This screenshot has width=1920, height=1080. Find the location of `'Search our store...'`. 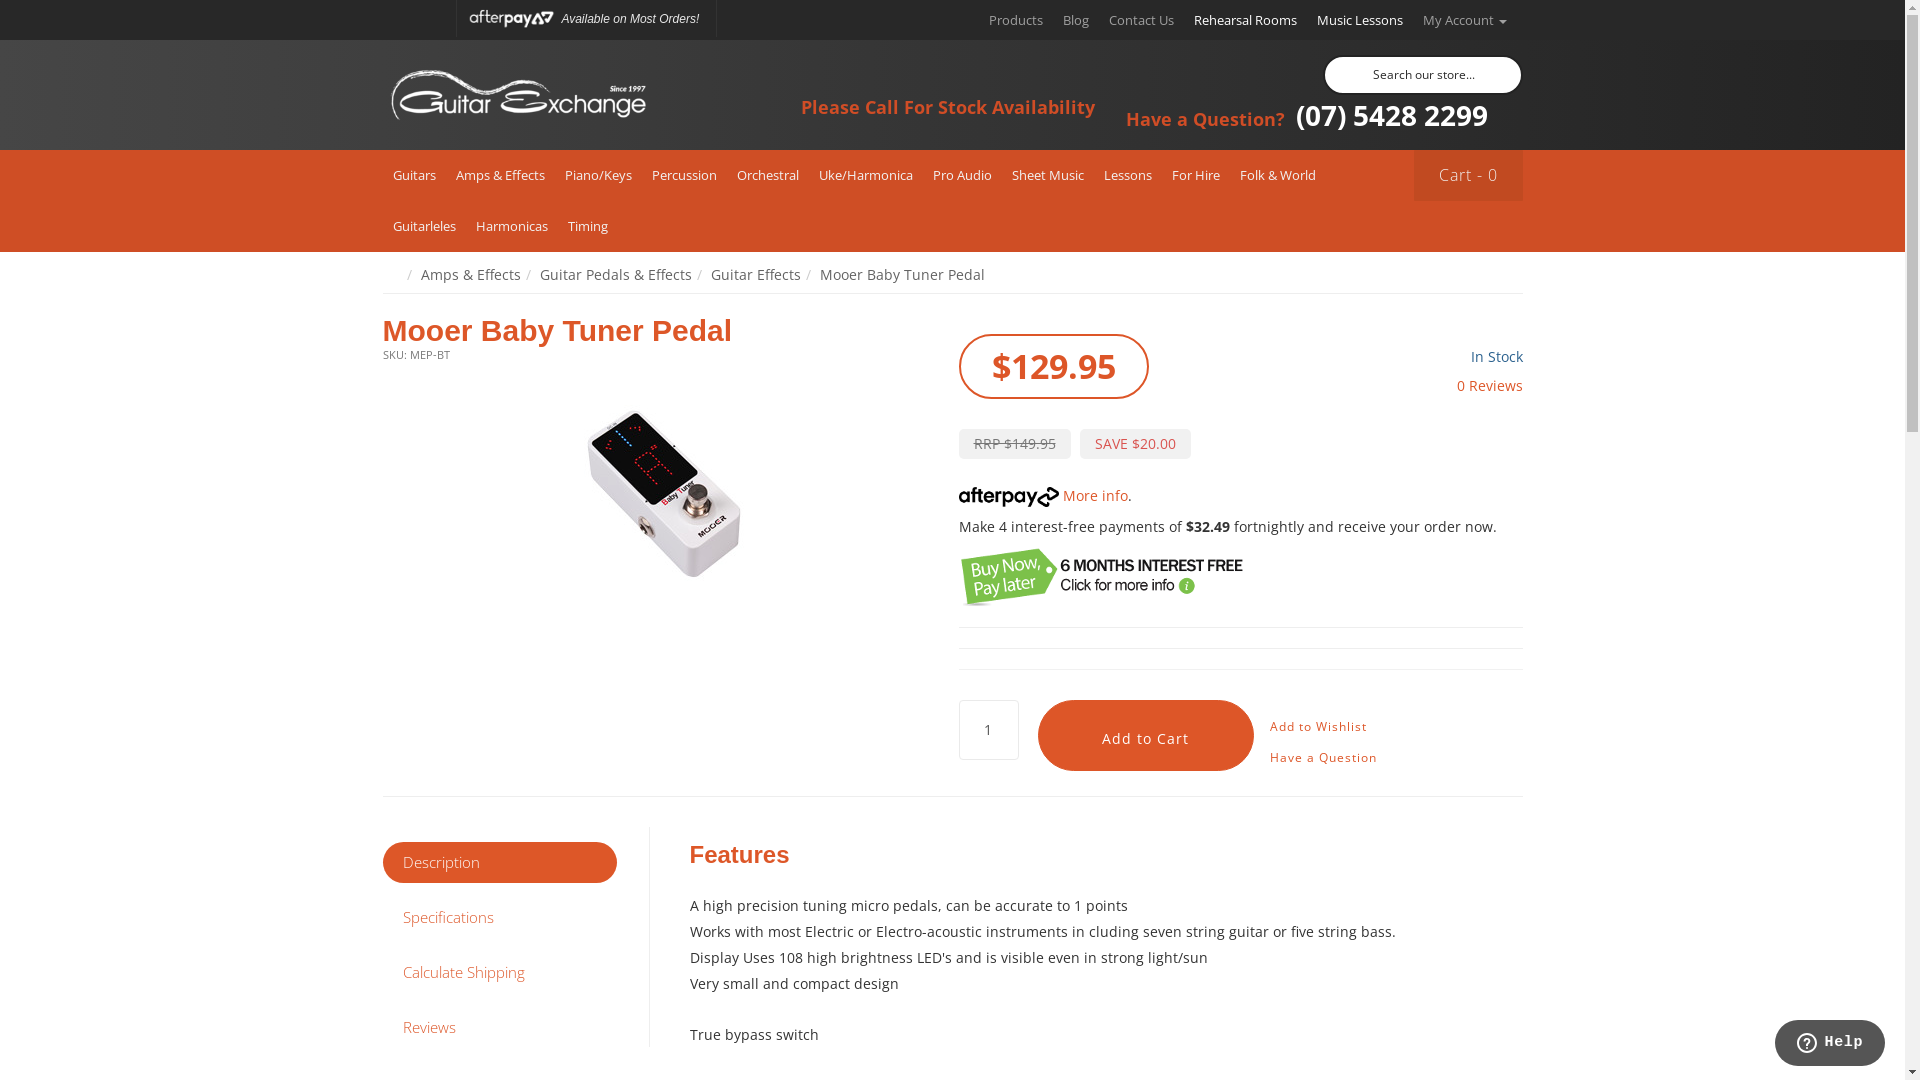

'Search our store...' is located at coordinates (1420, 73).